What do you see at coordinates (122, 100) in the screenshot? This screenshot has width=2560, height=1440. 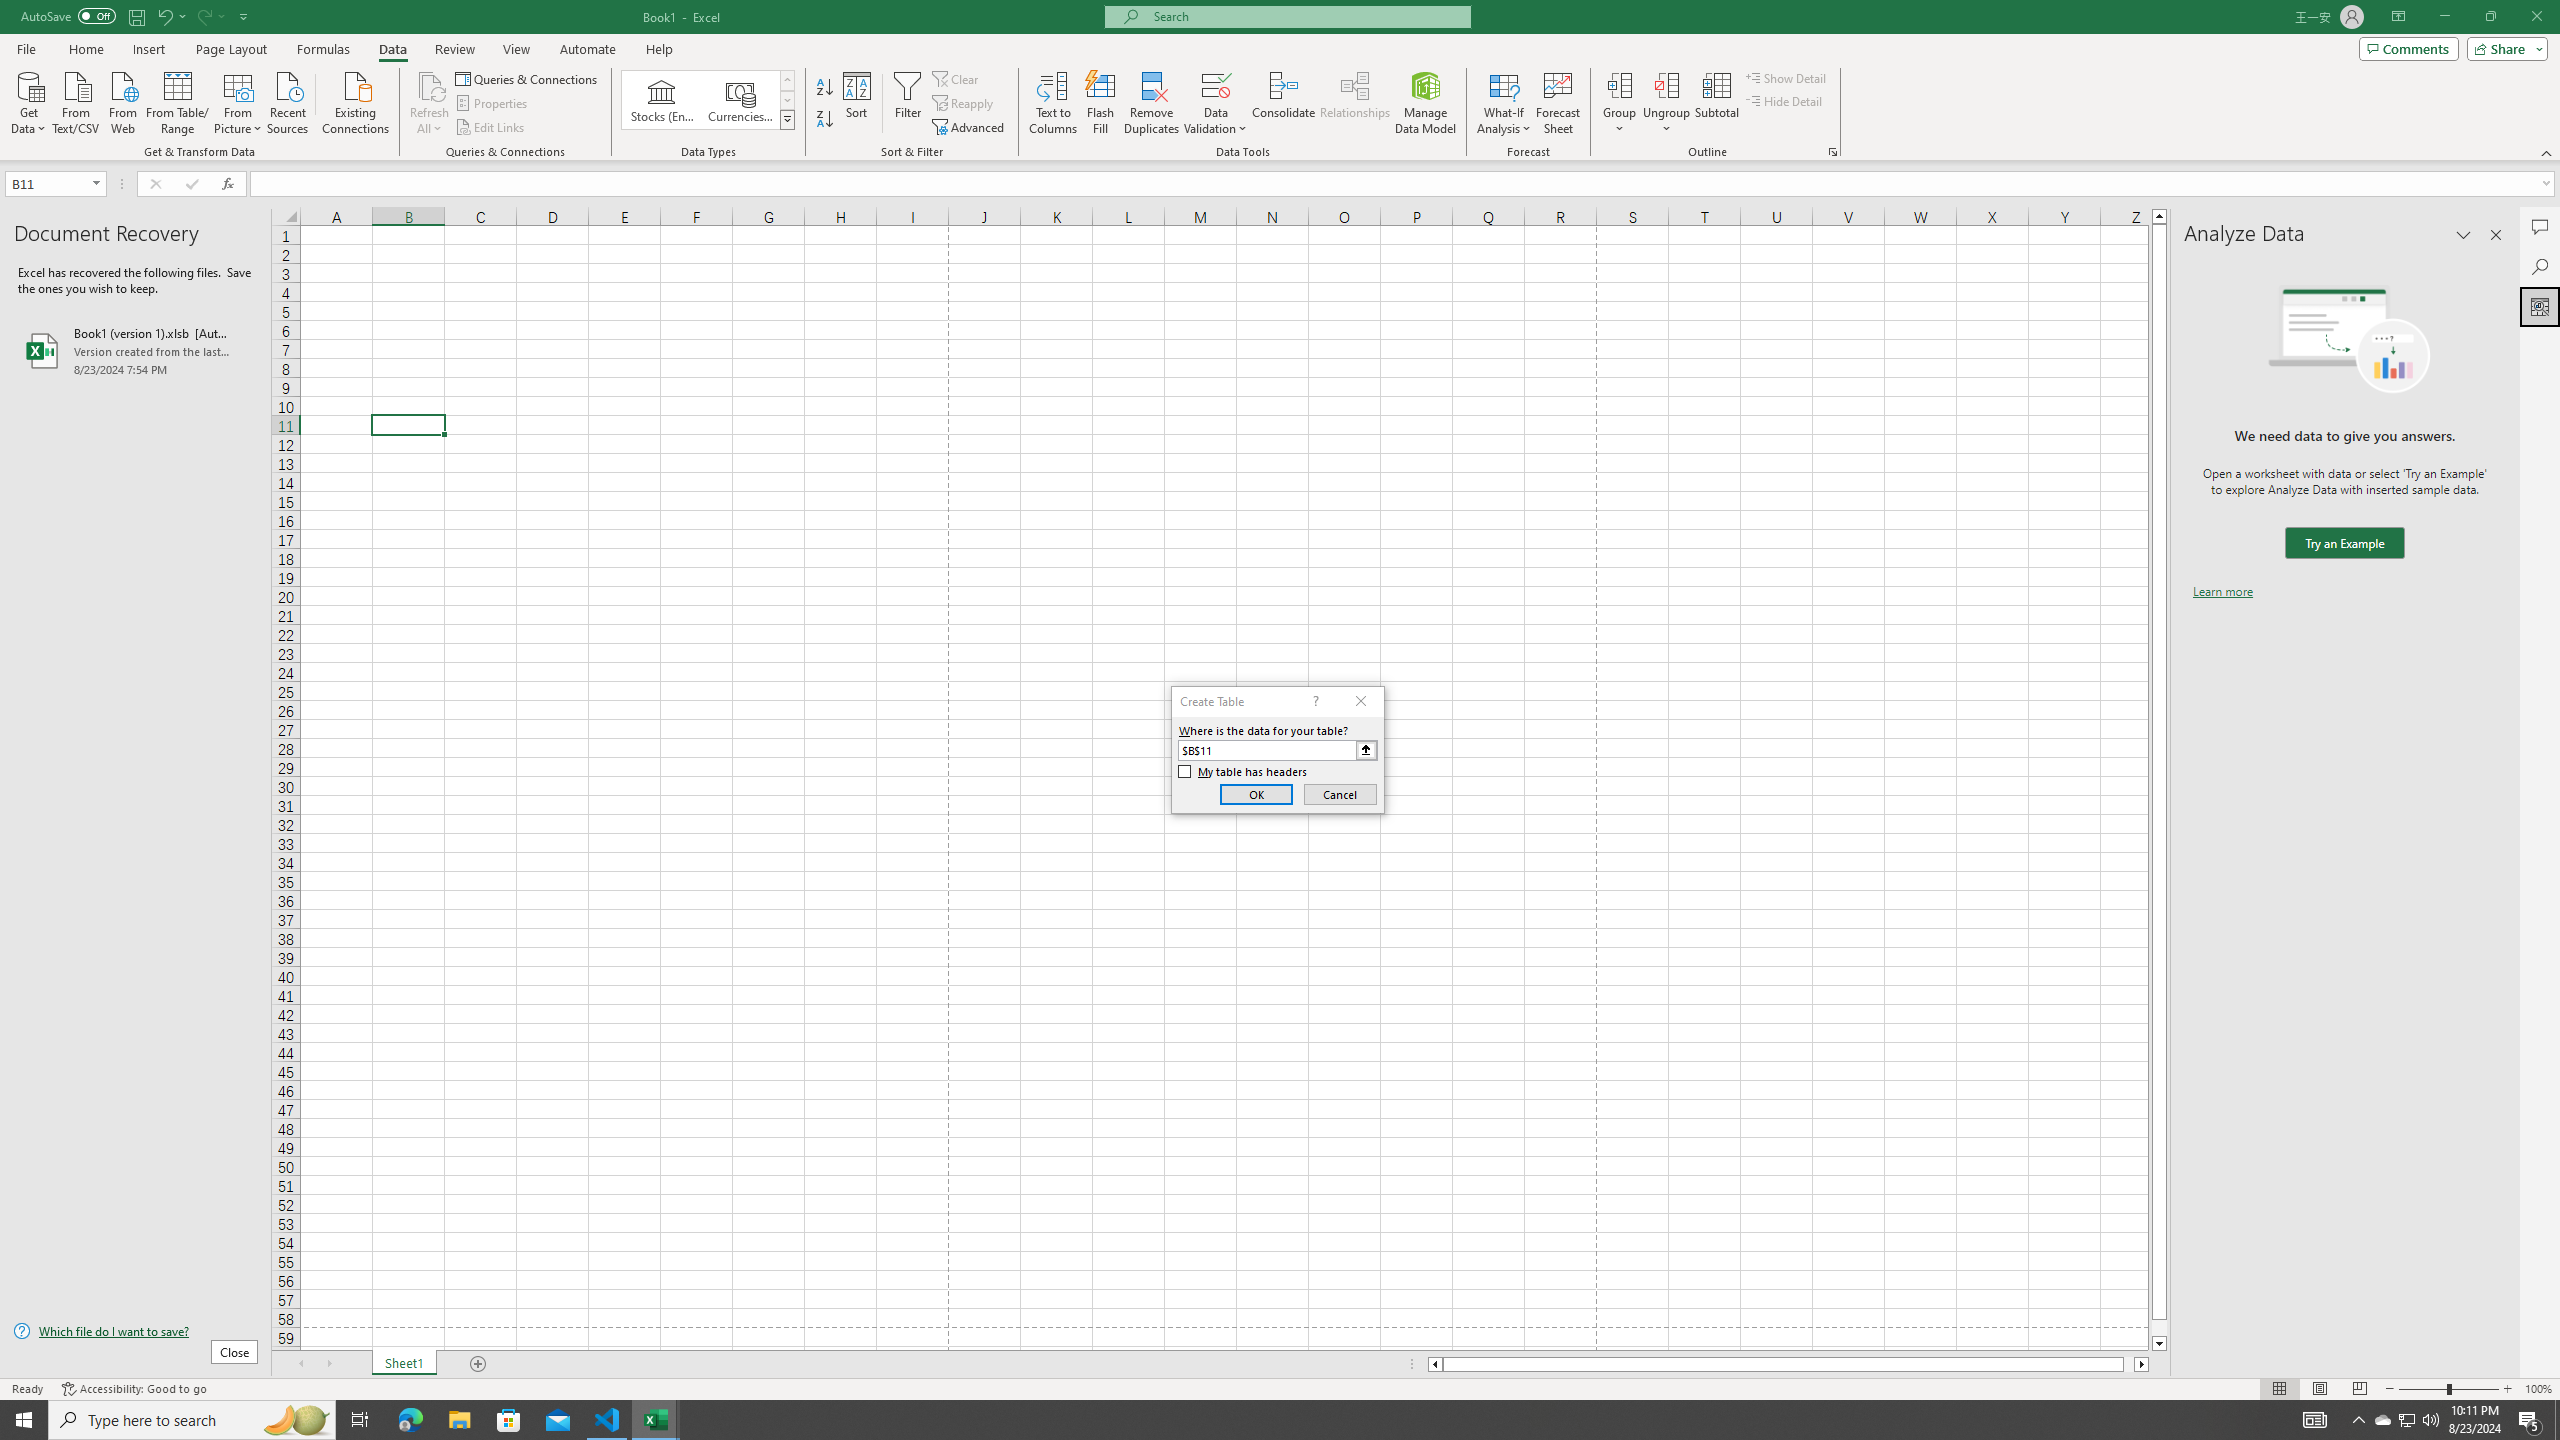 I see `'From Web'` at bounding box center [122, 100].